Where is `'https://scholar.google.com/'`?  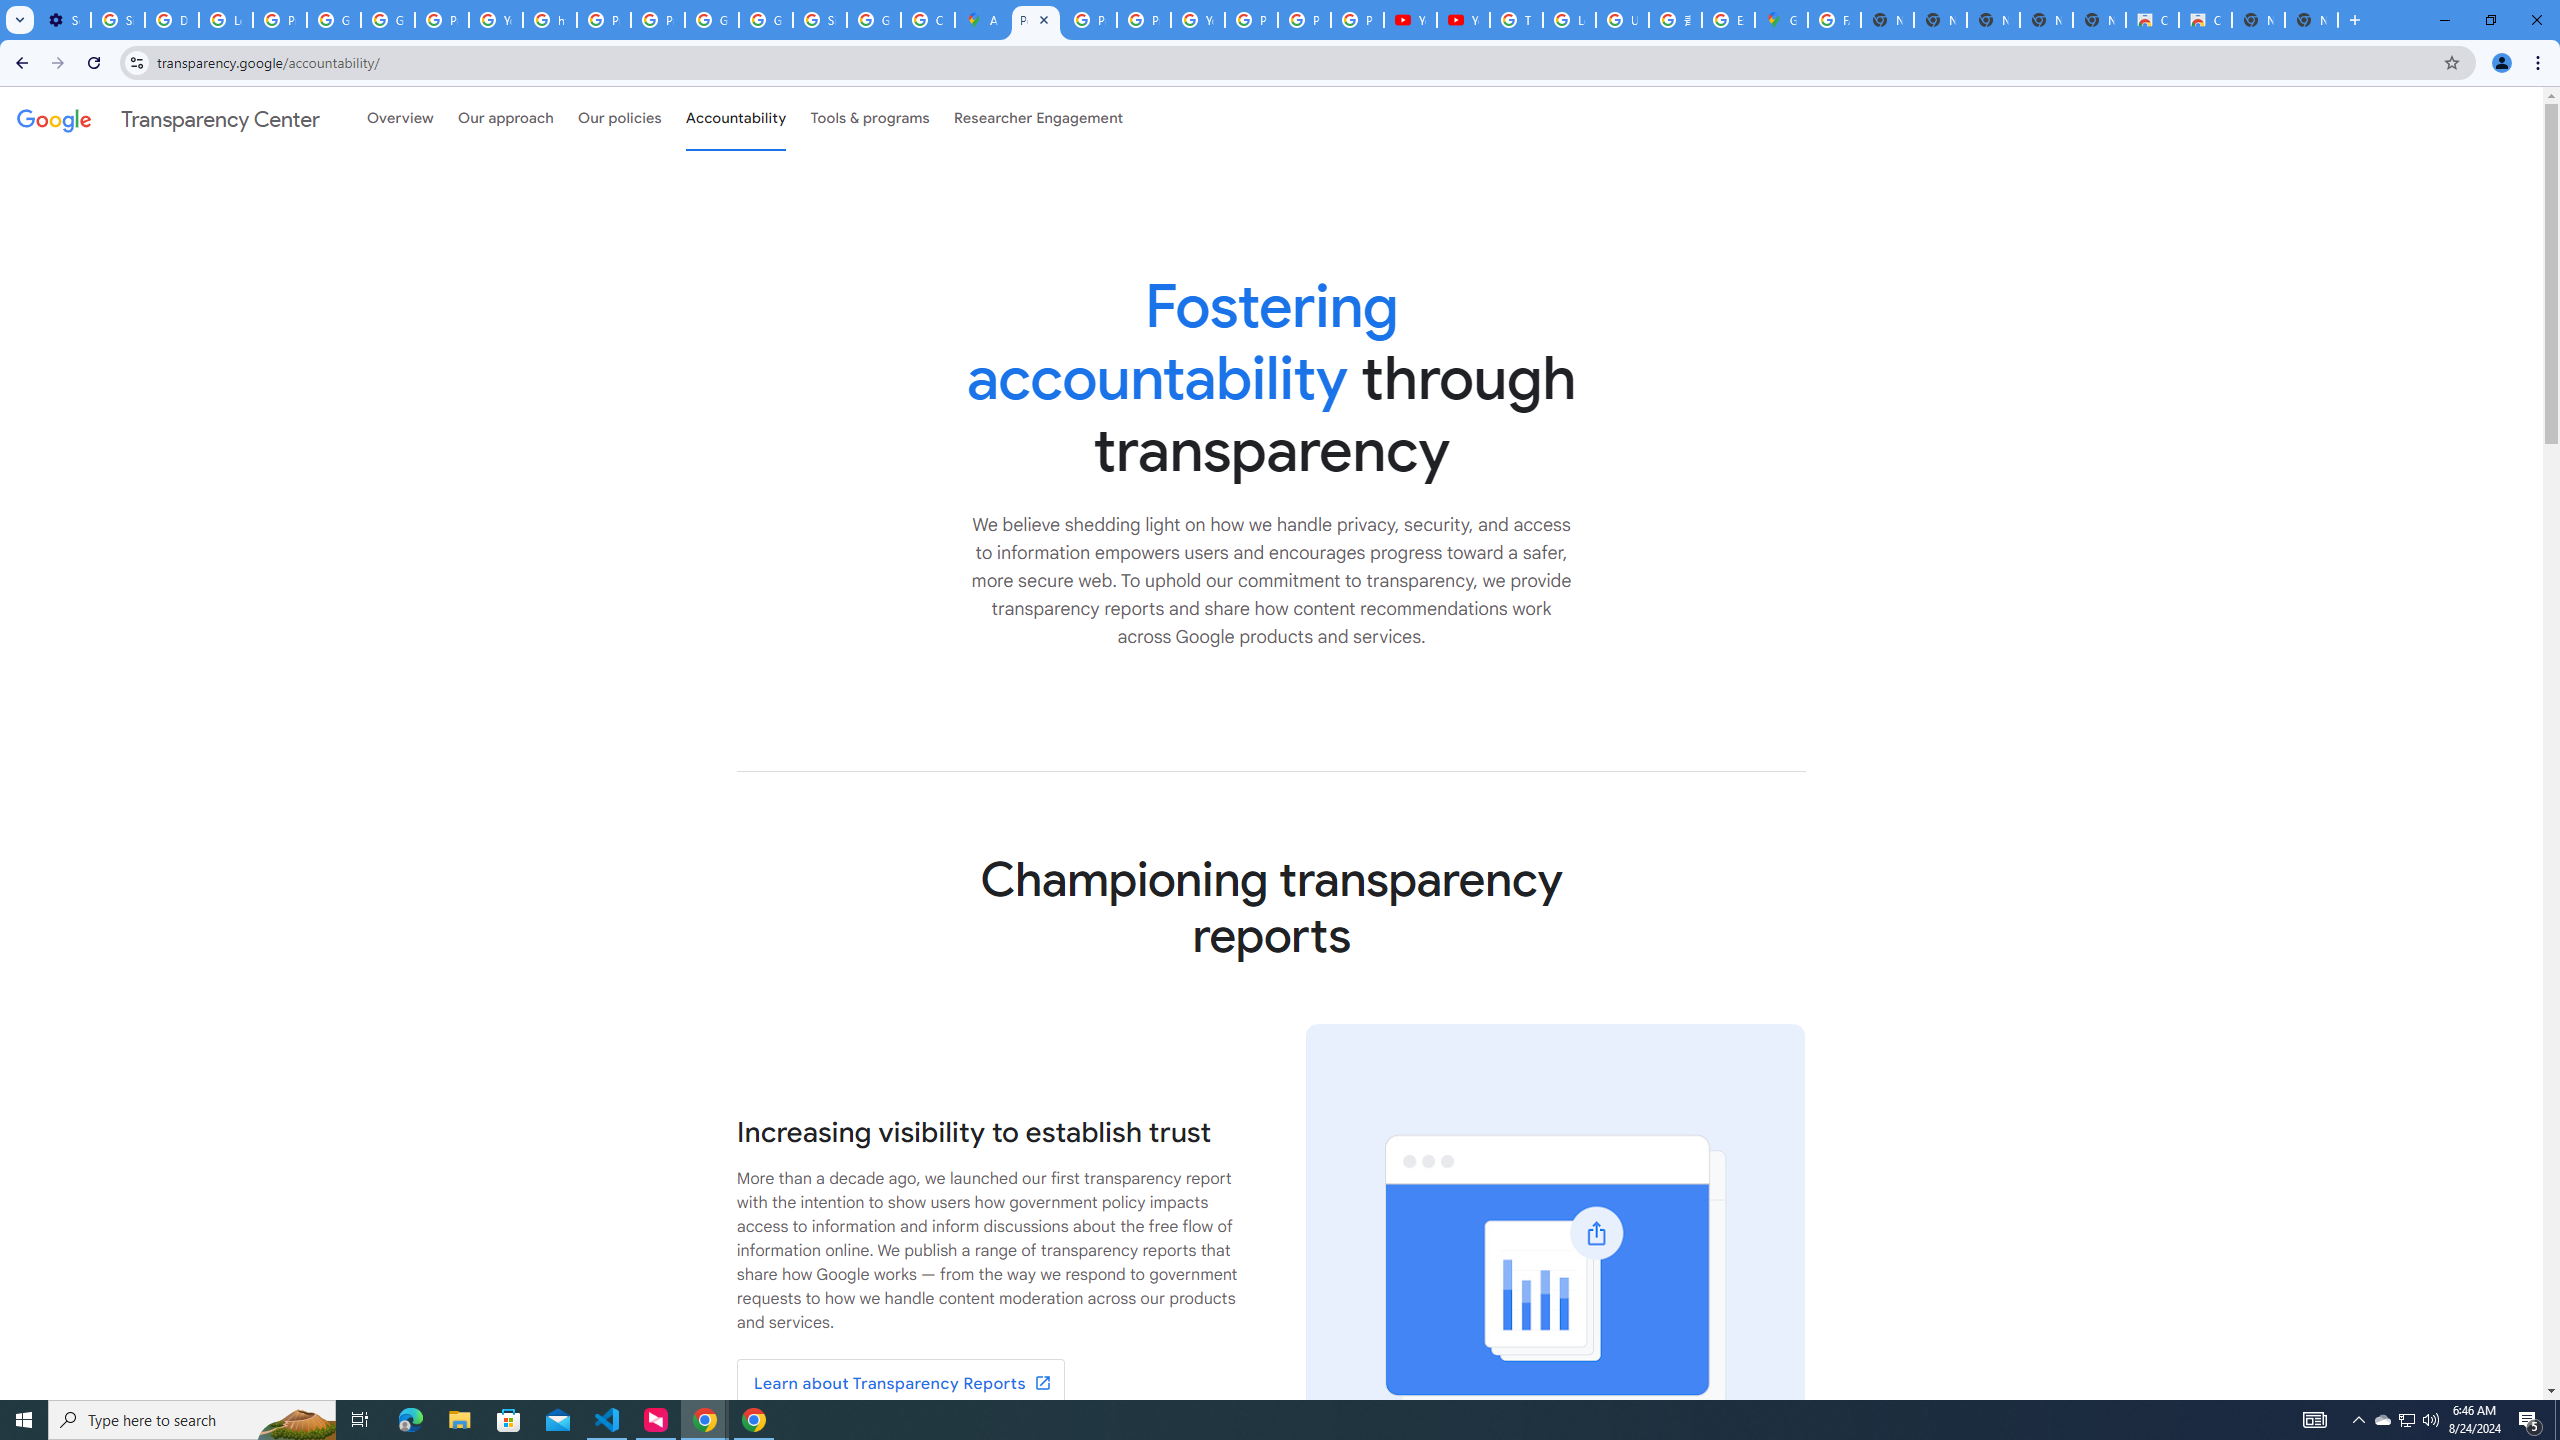 'https://scholar.google.com/' is located at coordinates (550, 19).